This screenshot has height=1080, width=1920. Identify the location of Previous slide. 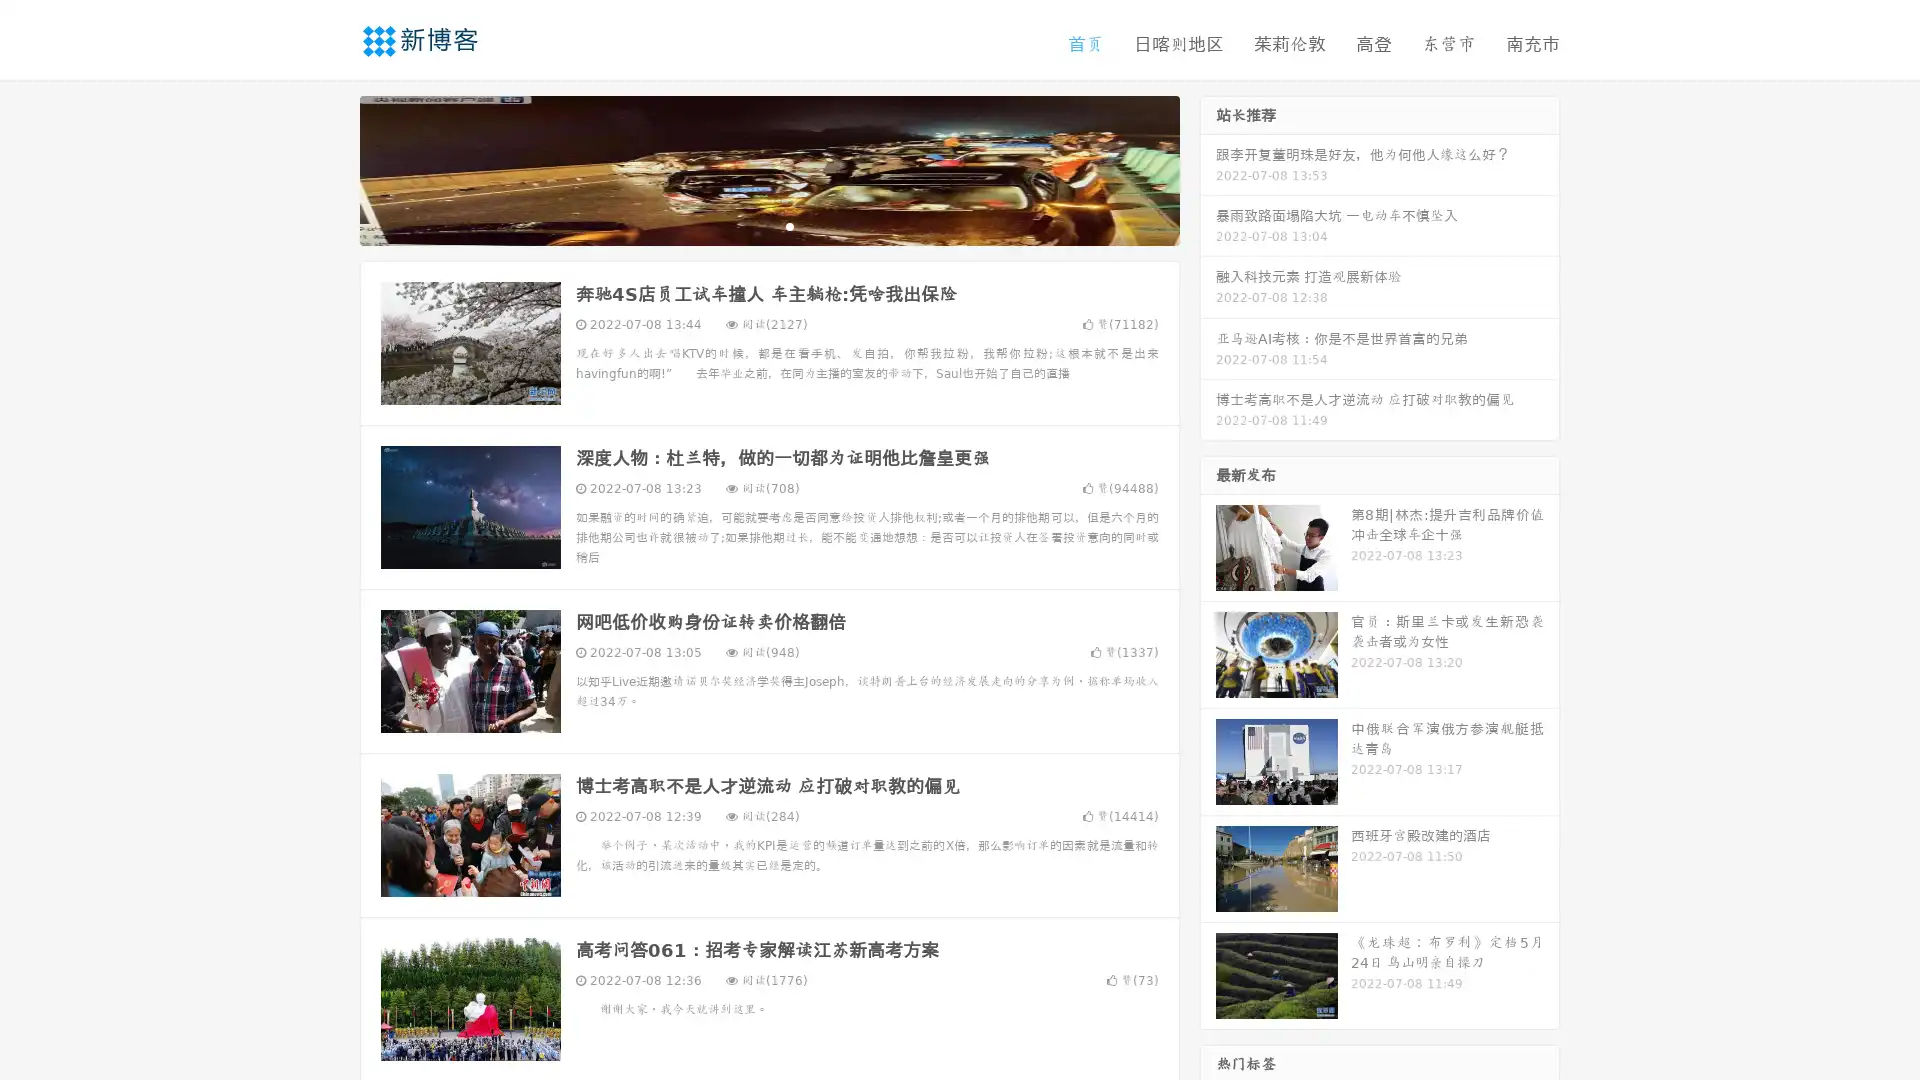
(330, 168).